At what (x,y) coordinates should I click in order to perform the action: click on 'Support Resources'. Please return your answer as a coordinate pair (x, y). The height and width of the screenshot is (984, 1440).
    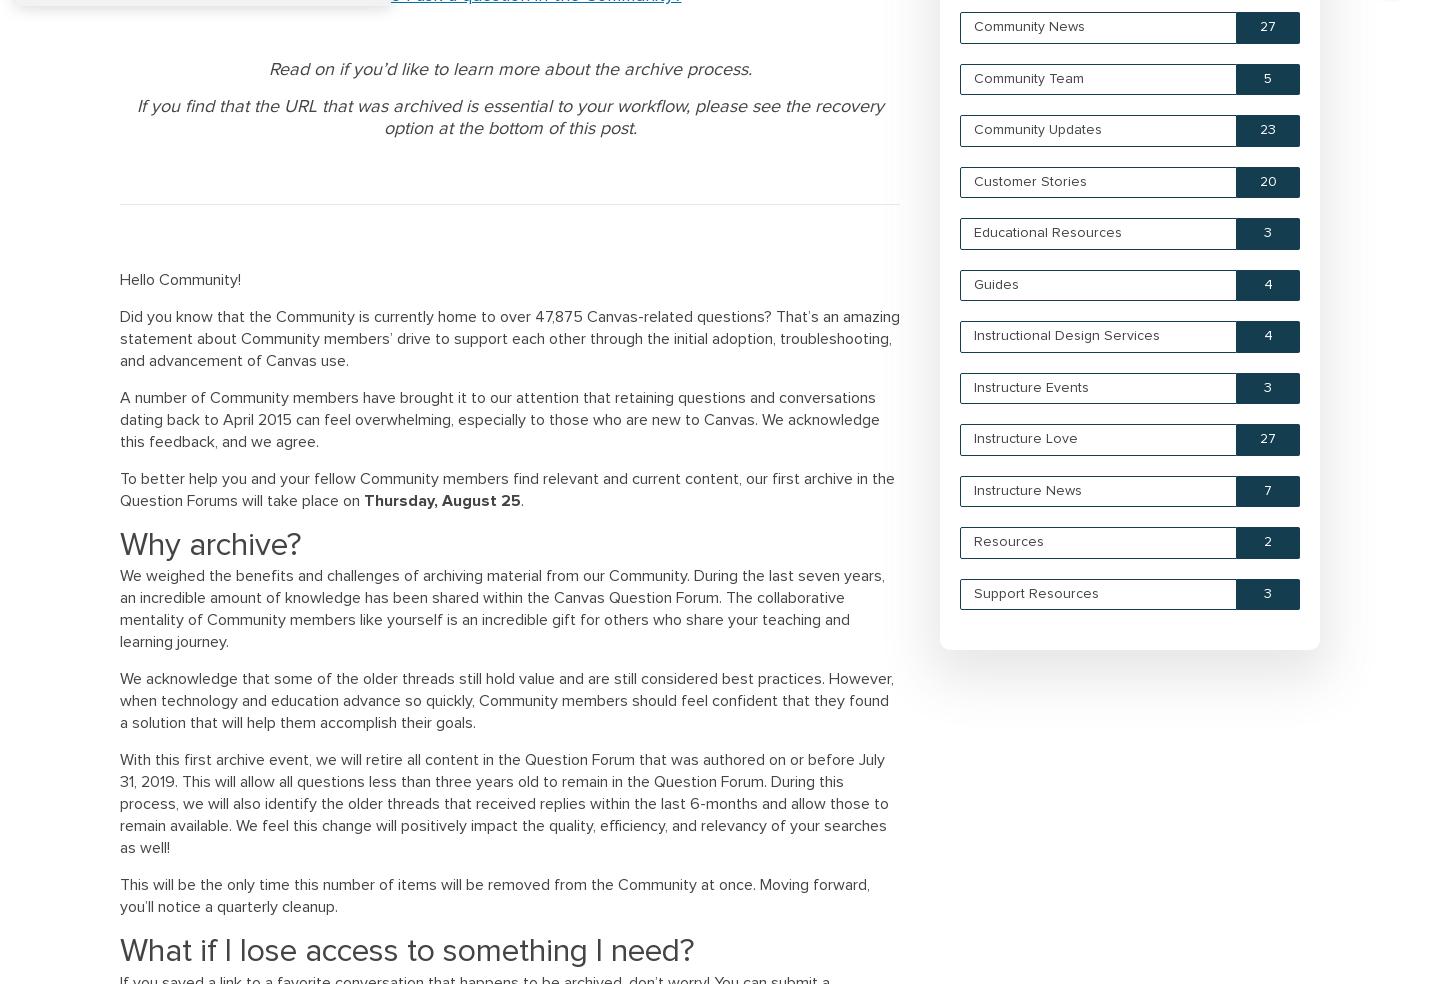
    Looking at the image, I should click on (973, 591).